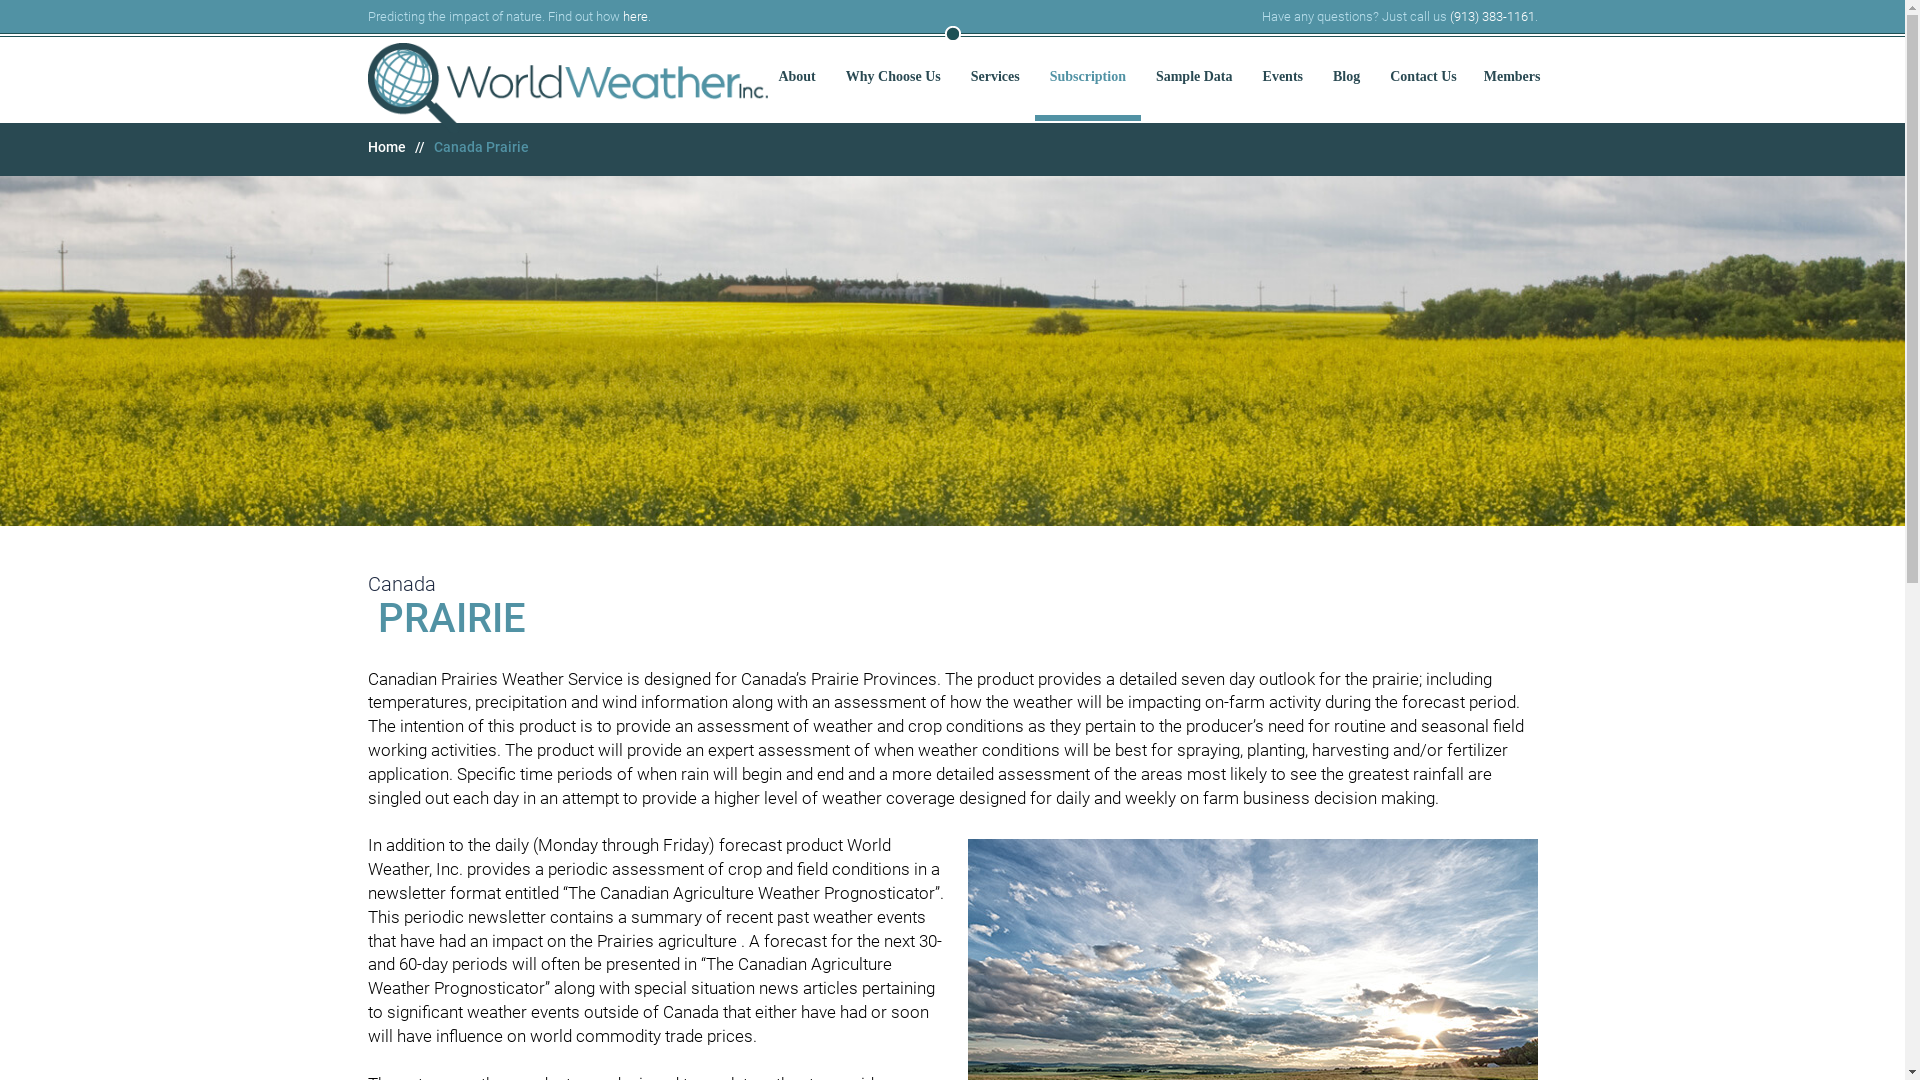 Image resolution: width=1920 pixels, height=1080 pixels. What do you see at coordinates (621, 16) in the screenshot?
I see `'here'` at bounding box center [621, 16].